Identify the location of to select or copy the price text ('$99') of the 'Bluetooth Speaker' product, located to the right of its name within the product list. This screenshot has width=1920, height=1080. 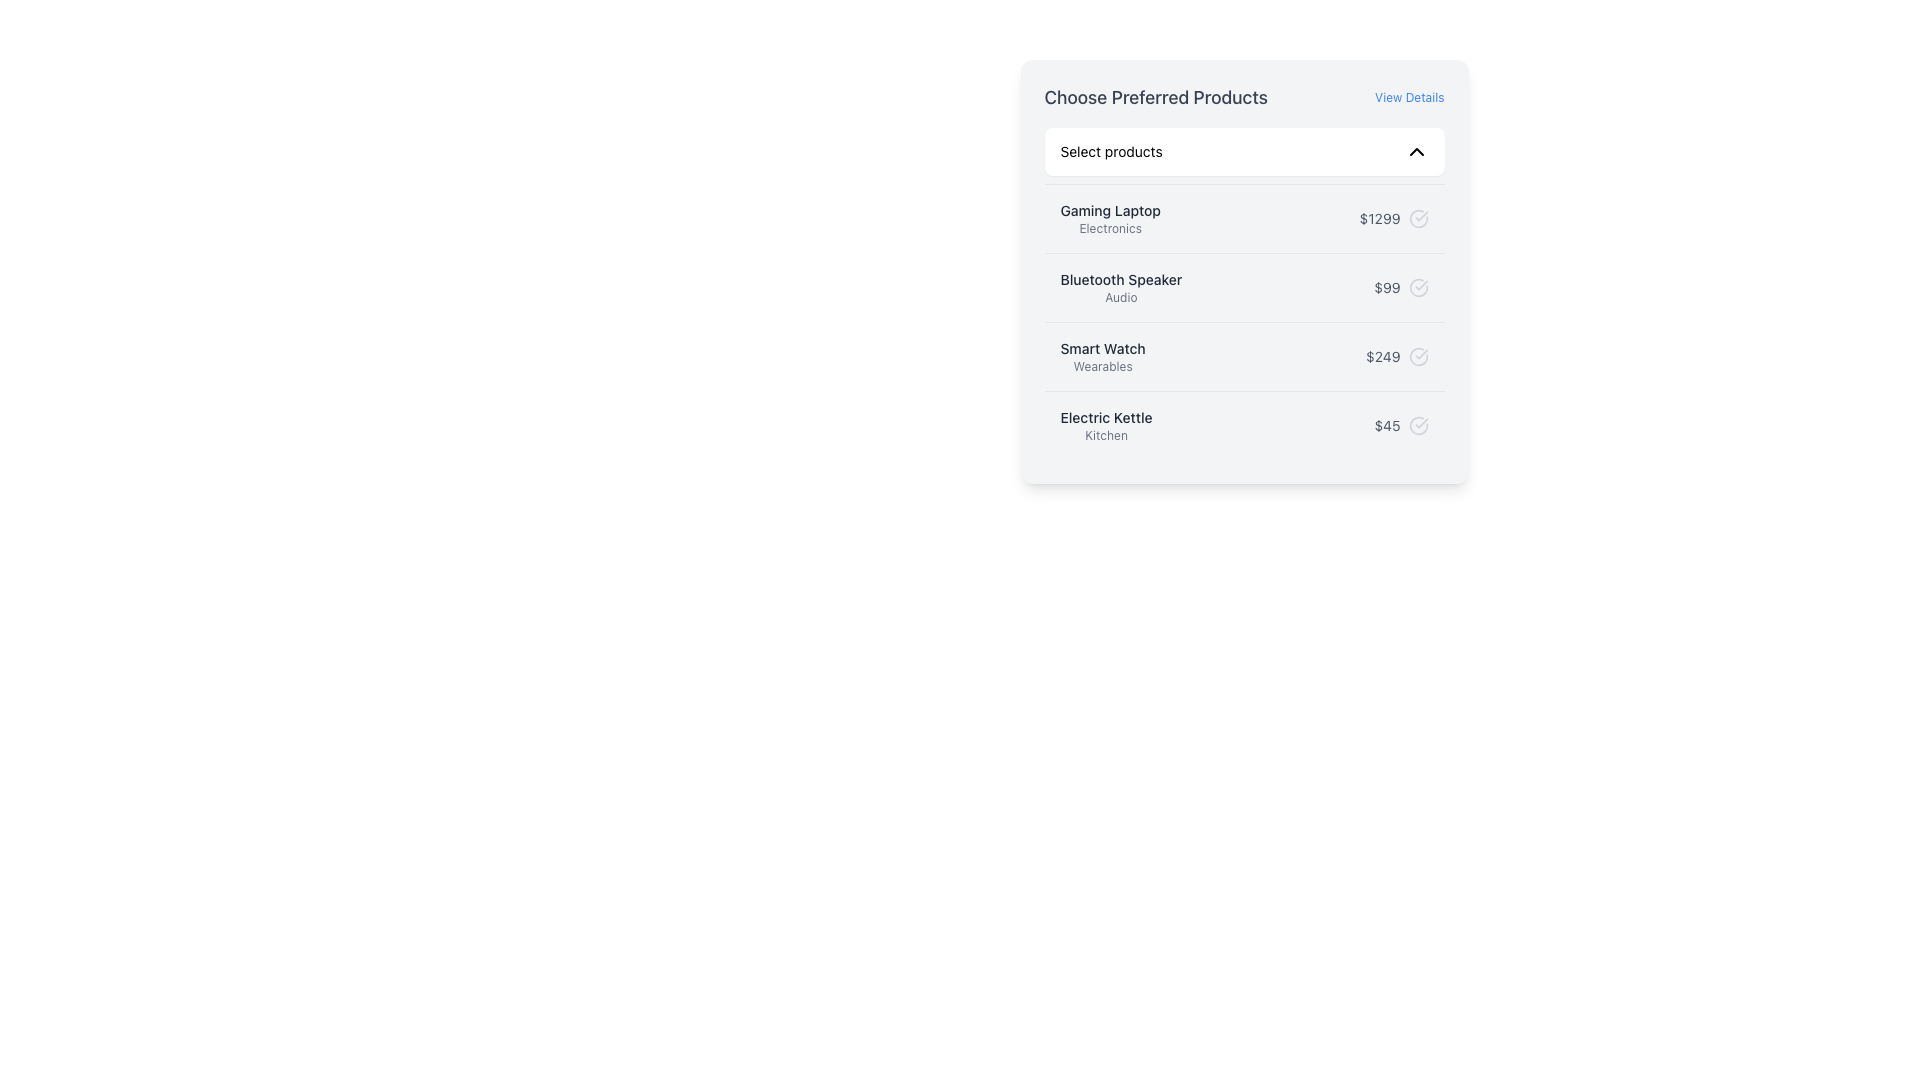
(1400, 288).